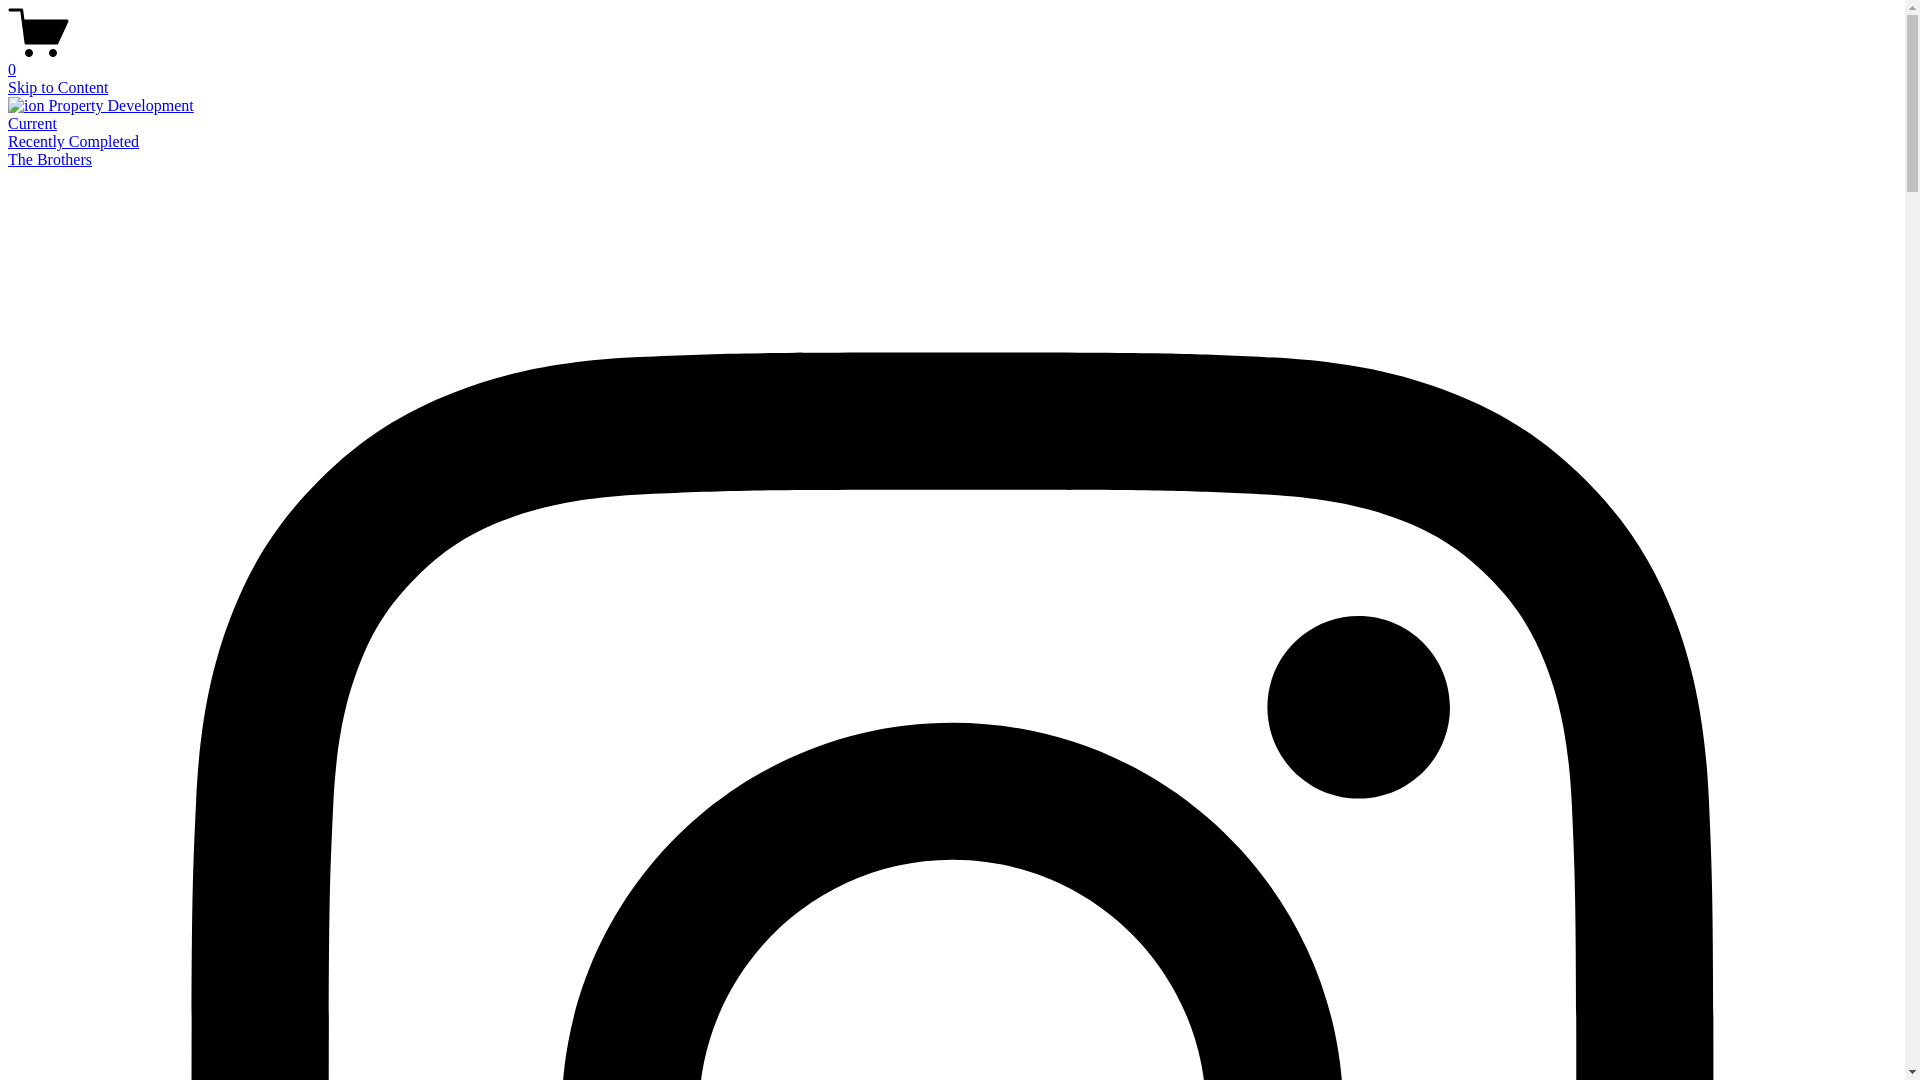  I want to click on '0', so click(951, 60).